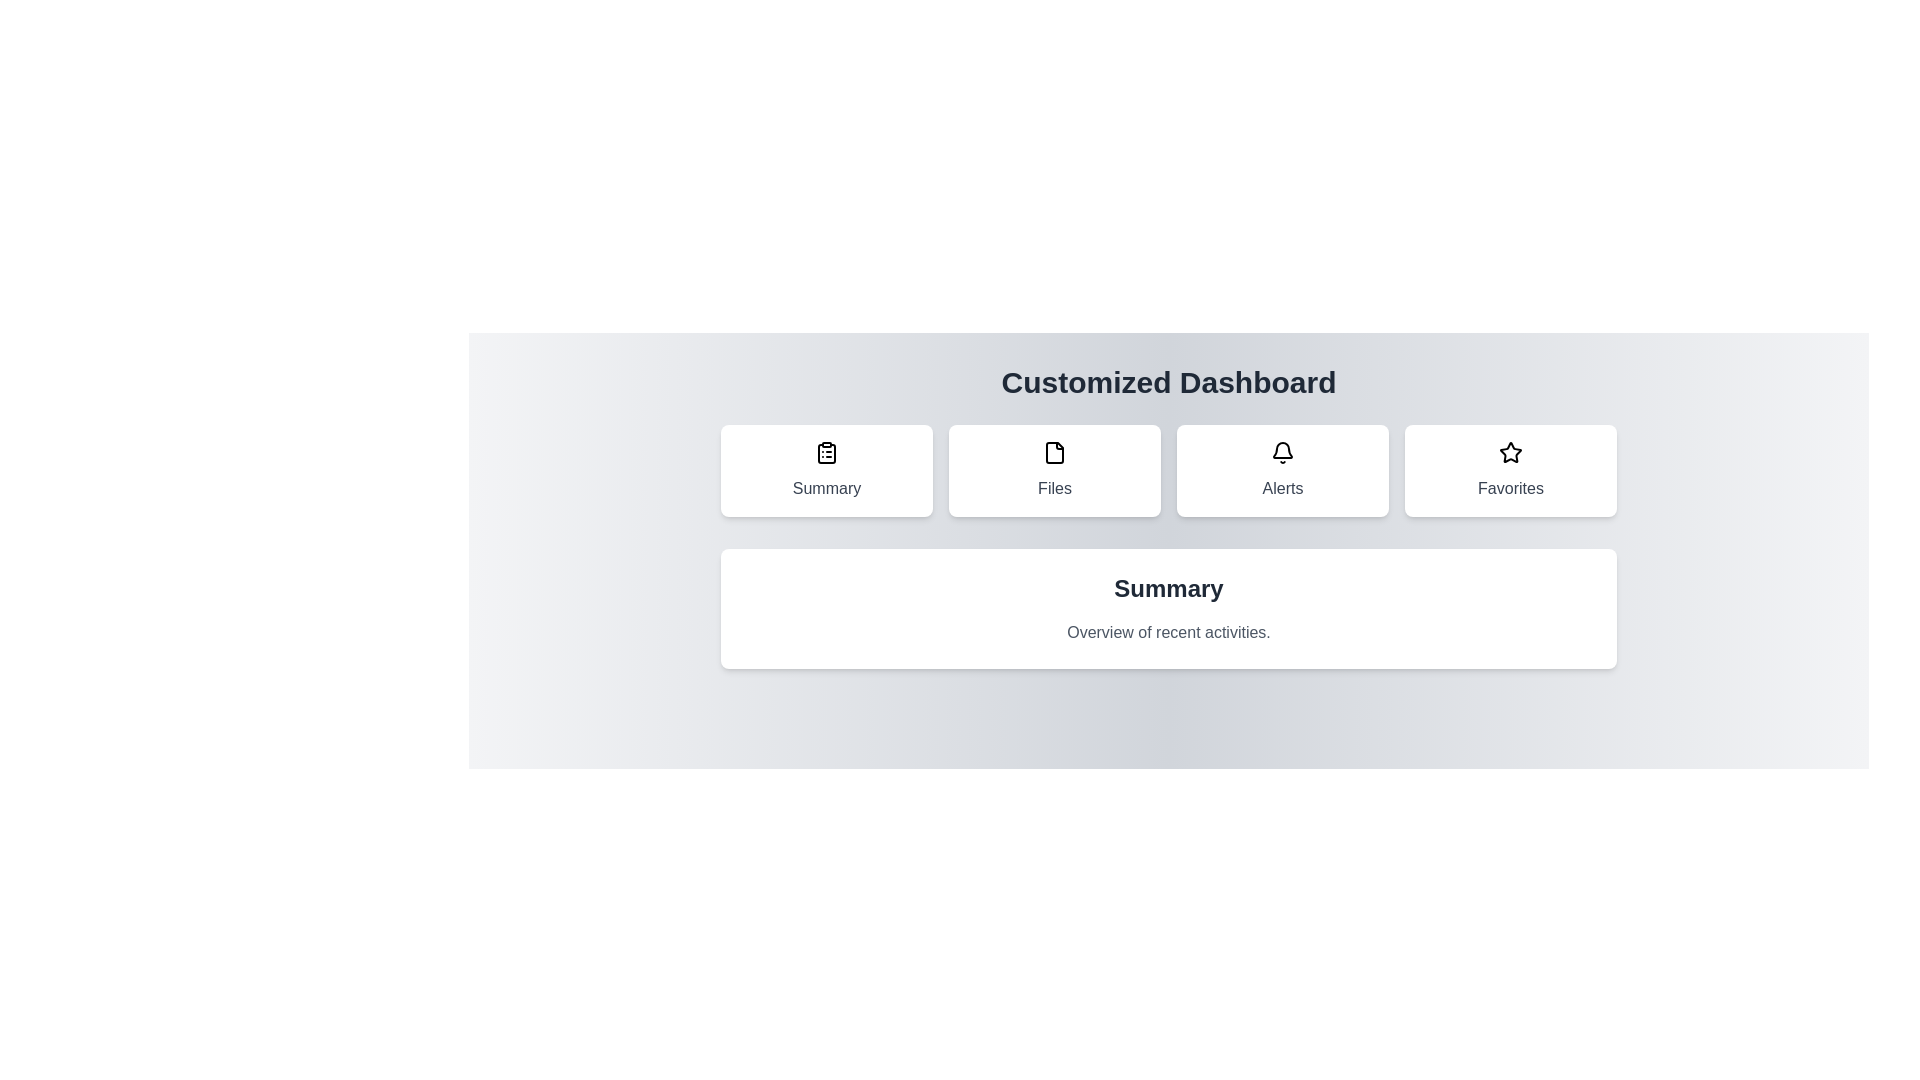  Describe the element at coordinates (1054, 489) in the screenshot. I see `the static text label 'Files' which is styled with medium font weight and gray color, located below the file icon in the Files card of a horizontally aligned set of four cards` at that location.